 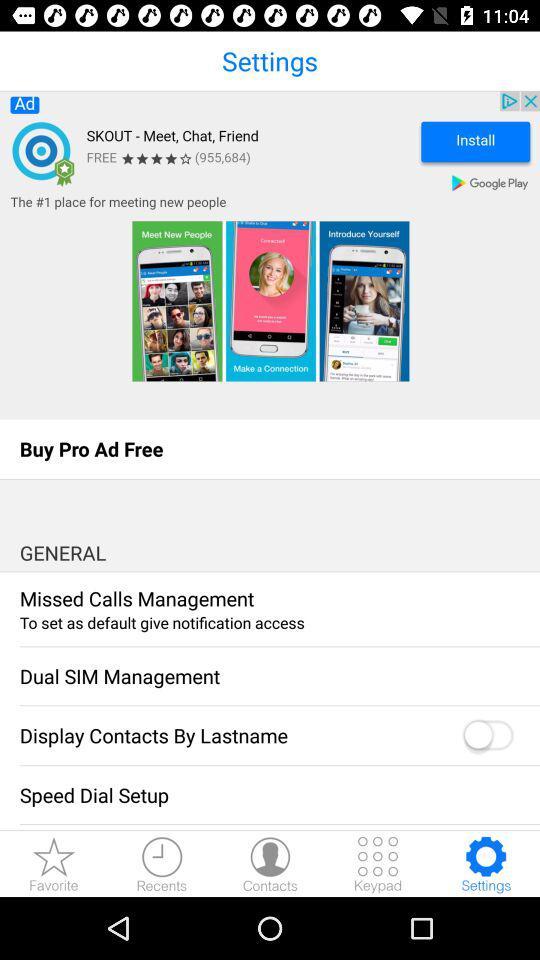 What do you see at coordinates (270, 863) in the screenshot?
I see `open contacts` at bounding box center [270, 863].